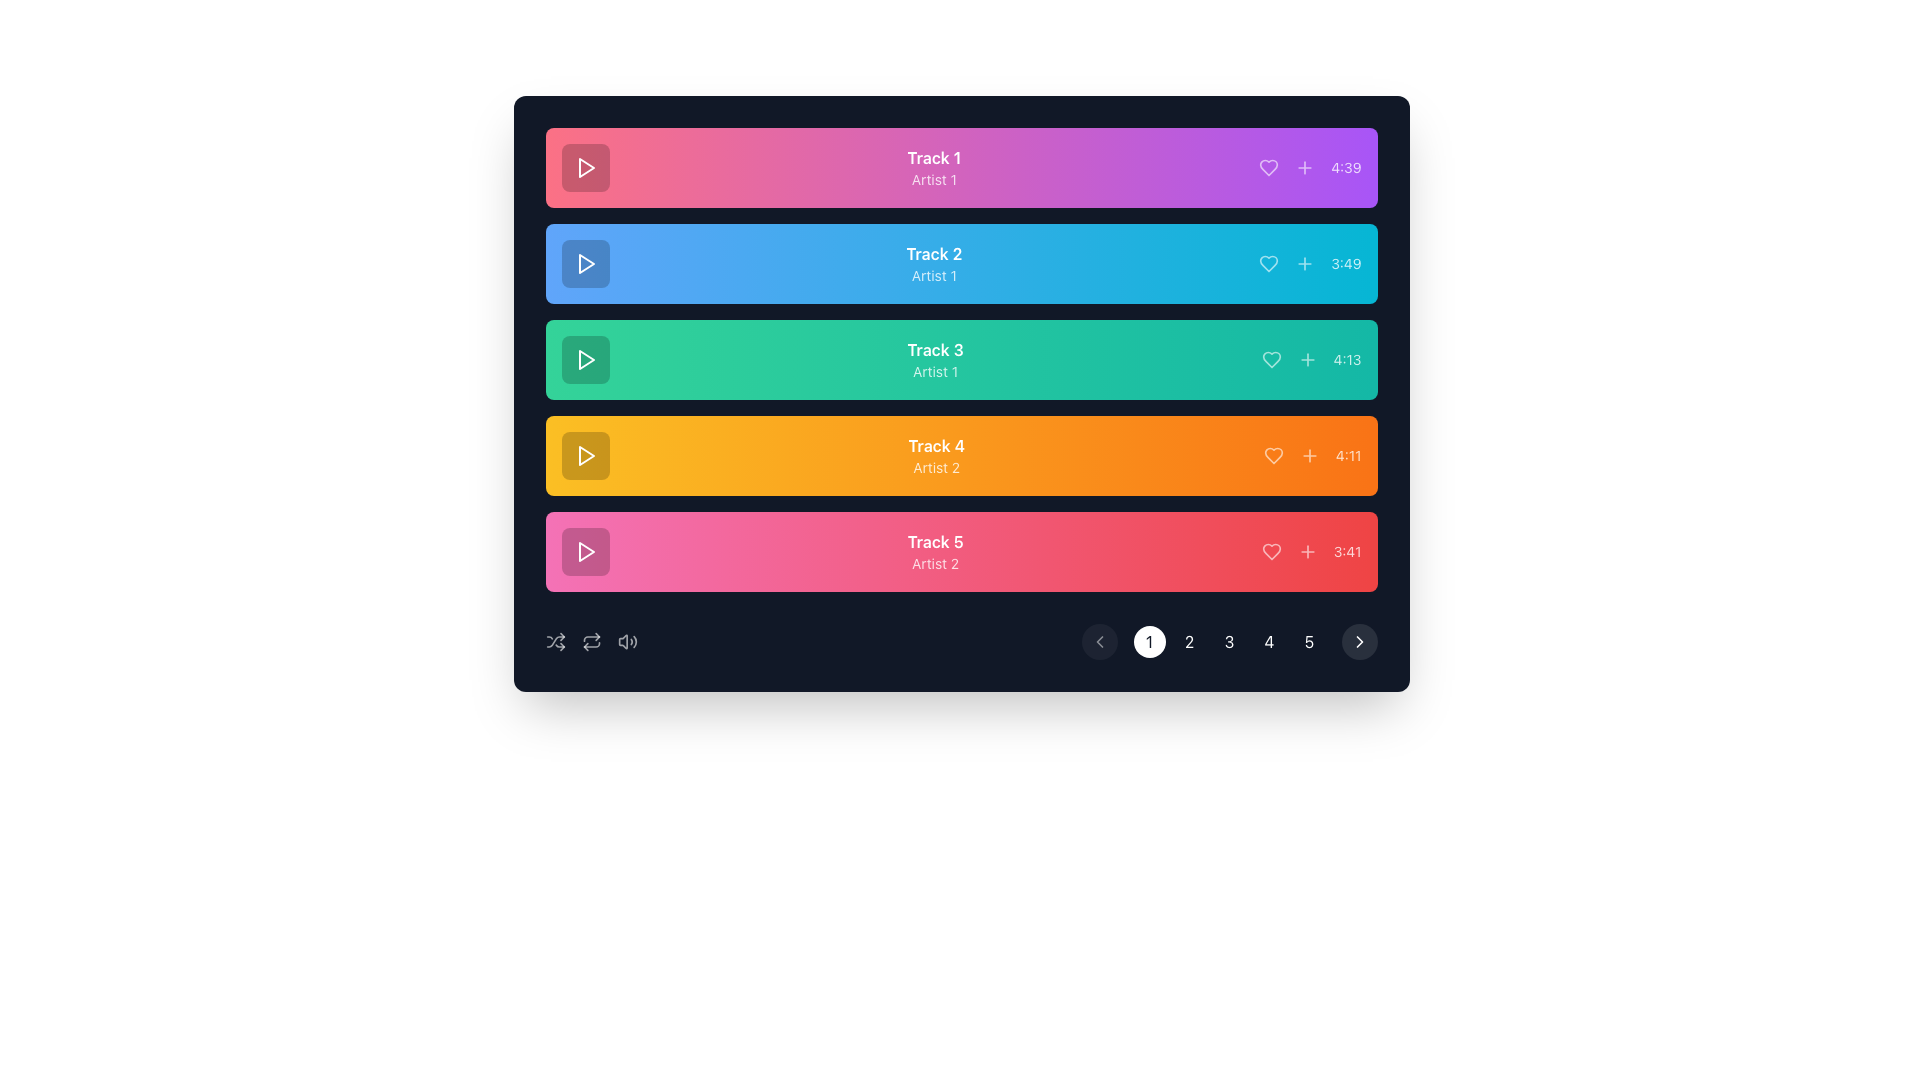 The height and width of the screenshot is (1080, 1920). I want to click on the label element displaying 'Track 2' with 'Artist 1' below it, which is centered in a gradient blue background and located in the second row of music tracks, so click(933, 262).